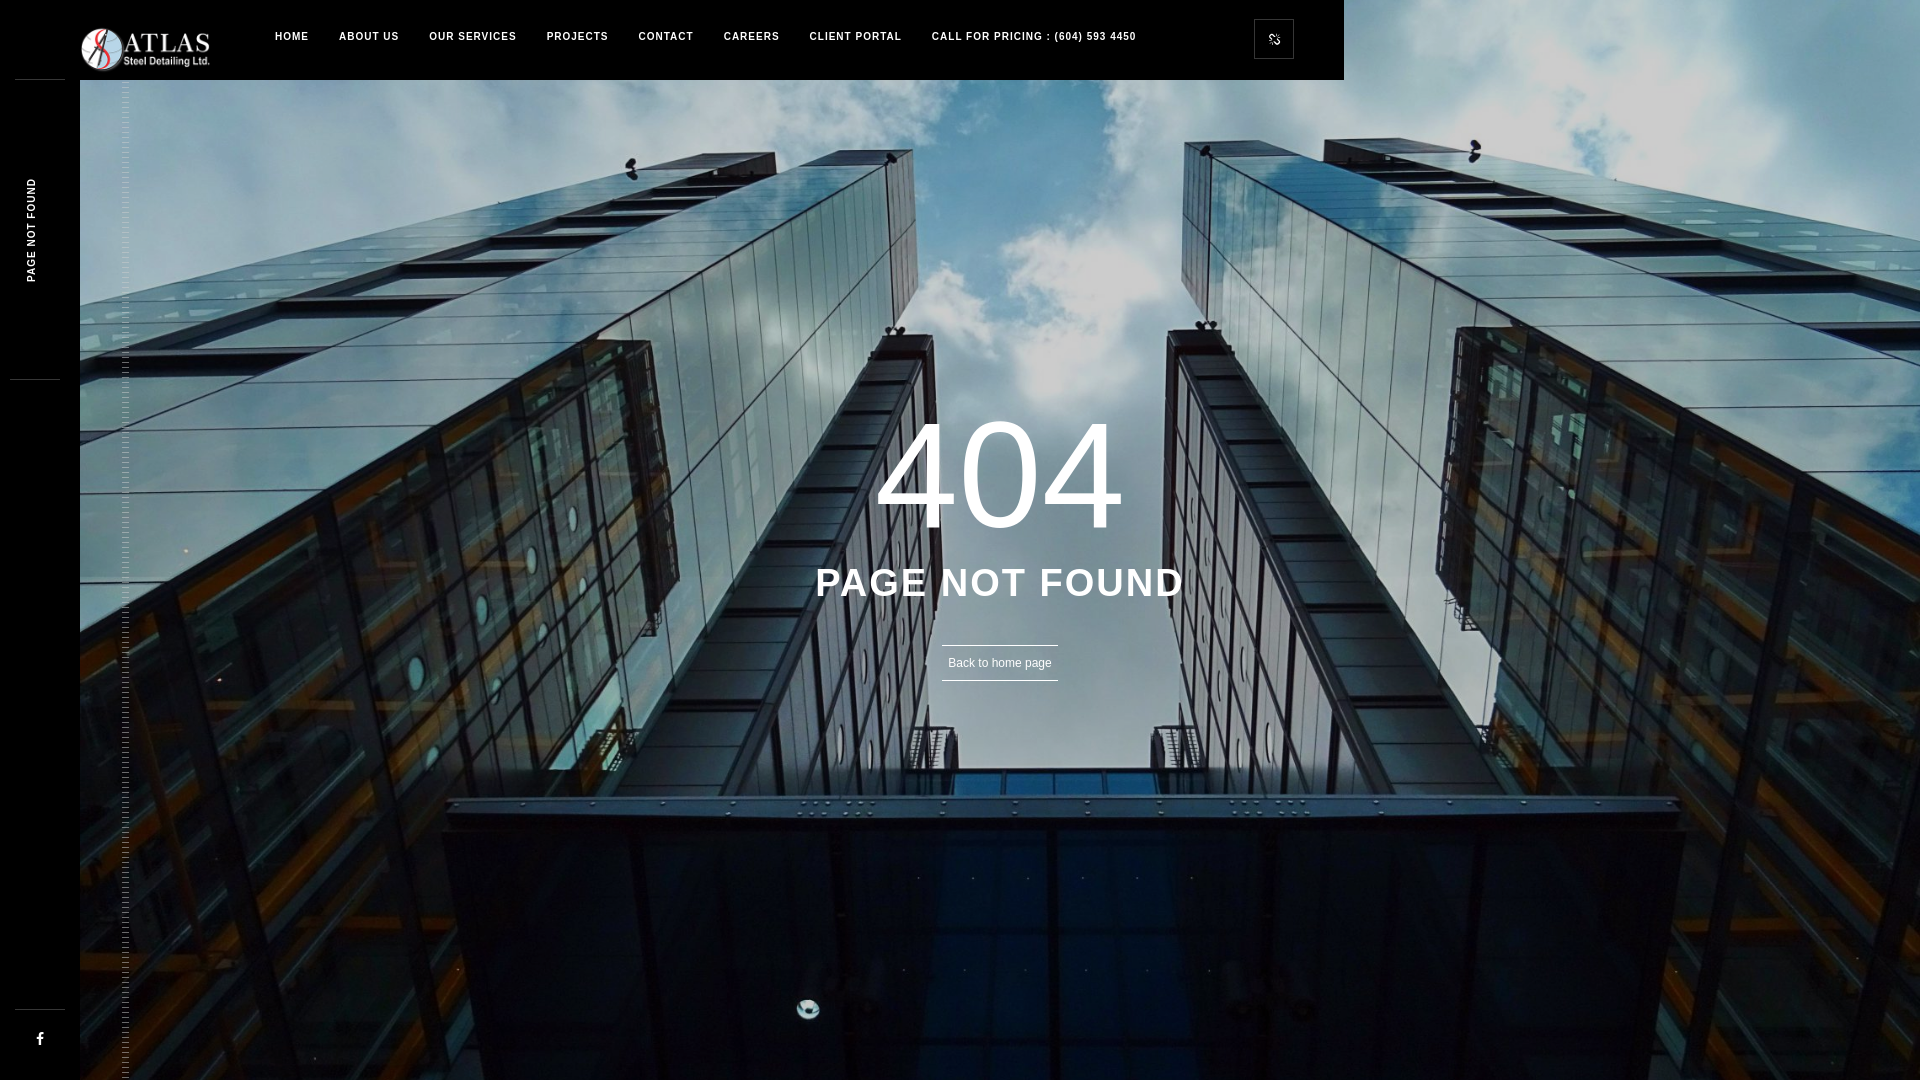  I want to click on 'PAGE NOT FOUND', so click(77, 183).